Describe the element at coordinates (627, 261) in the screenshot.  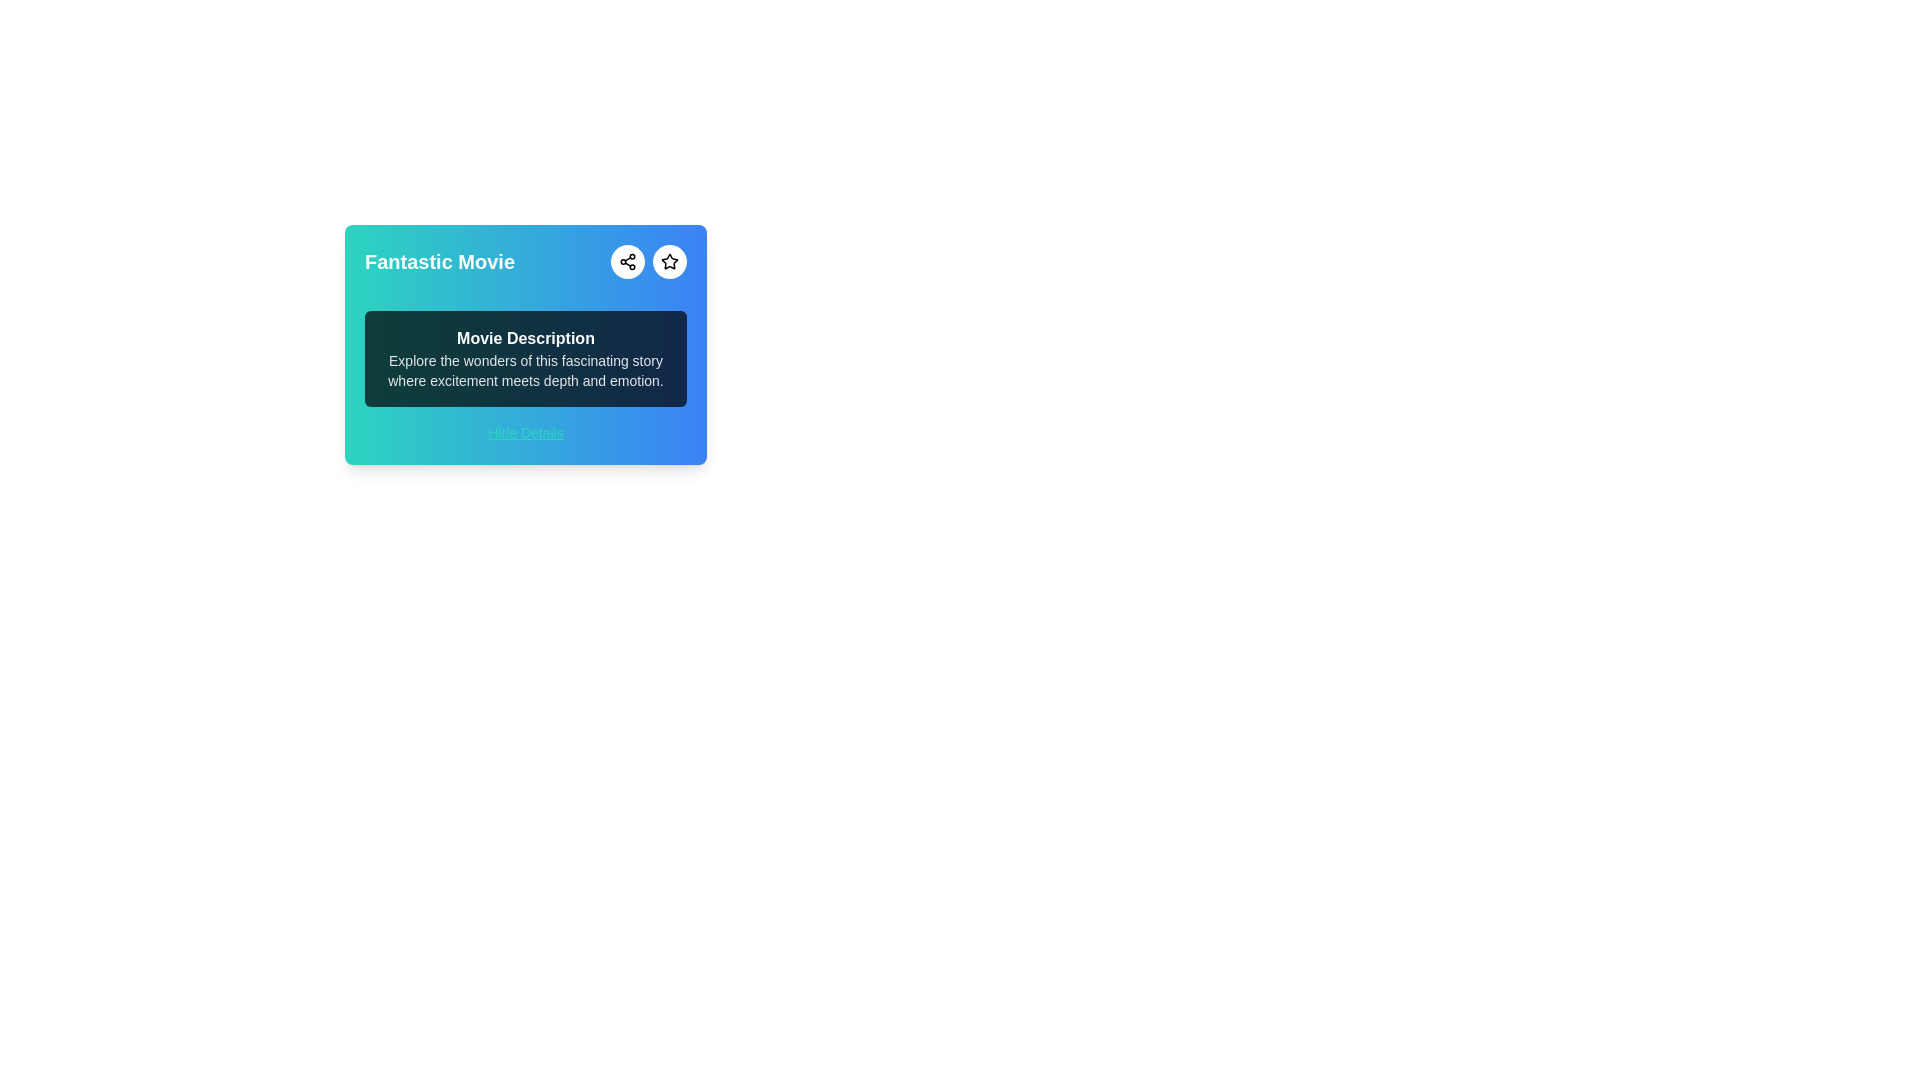
I see `the circular button with a white background and black share icon located at the top-right corner of a card element` at that location.